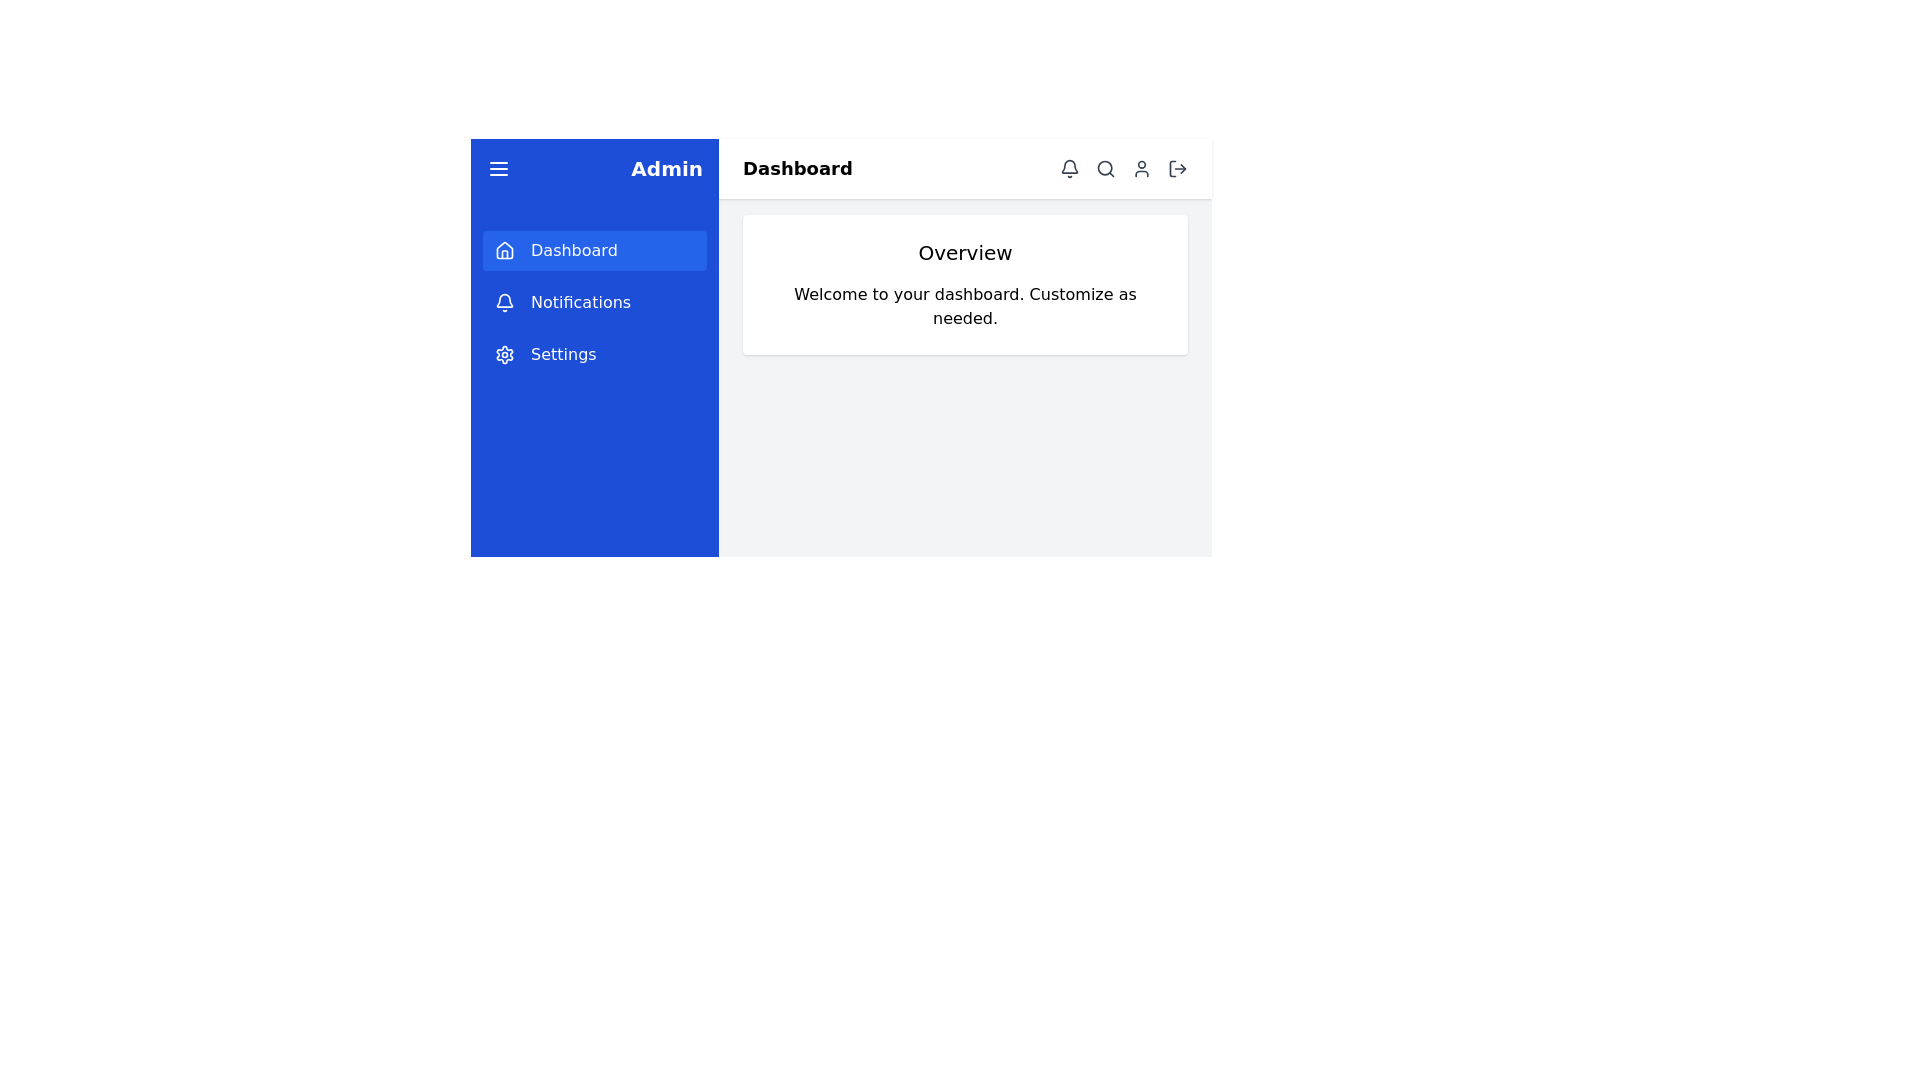  Describe the element at coordinates (1177, 168) in the screenshot. I see `the logout icon, which is the rightmost icon in a row of icons at the top-right corner of the interface` at that location.